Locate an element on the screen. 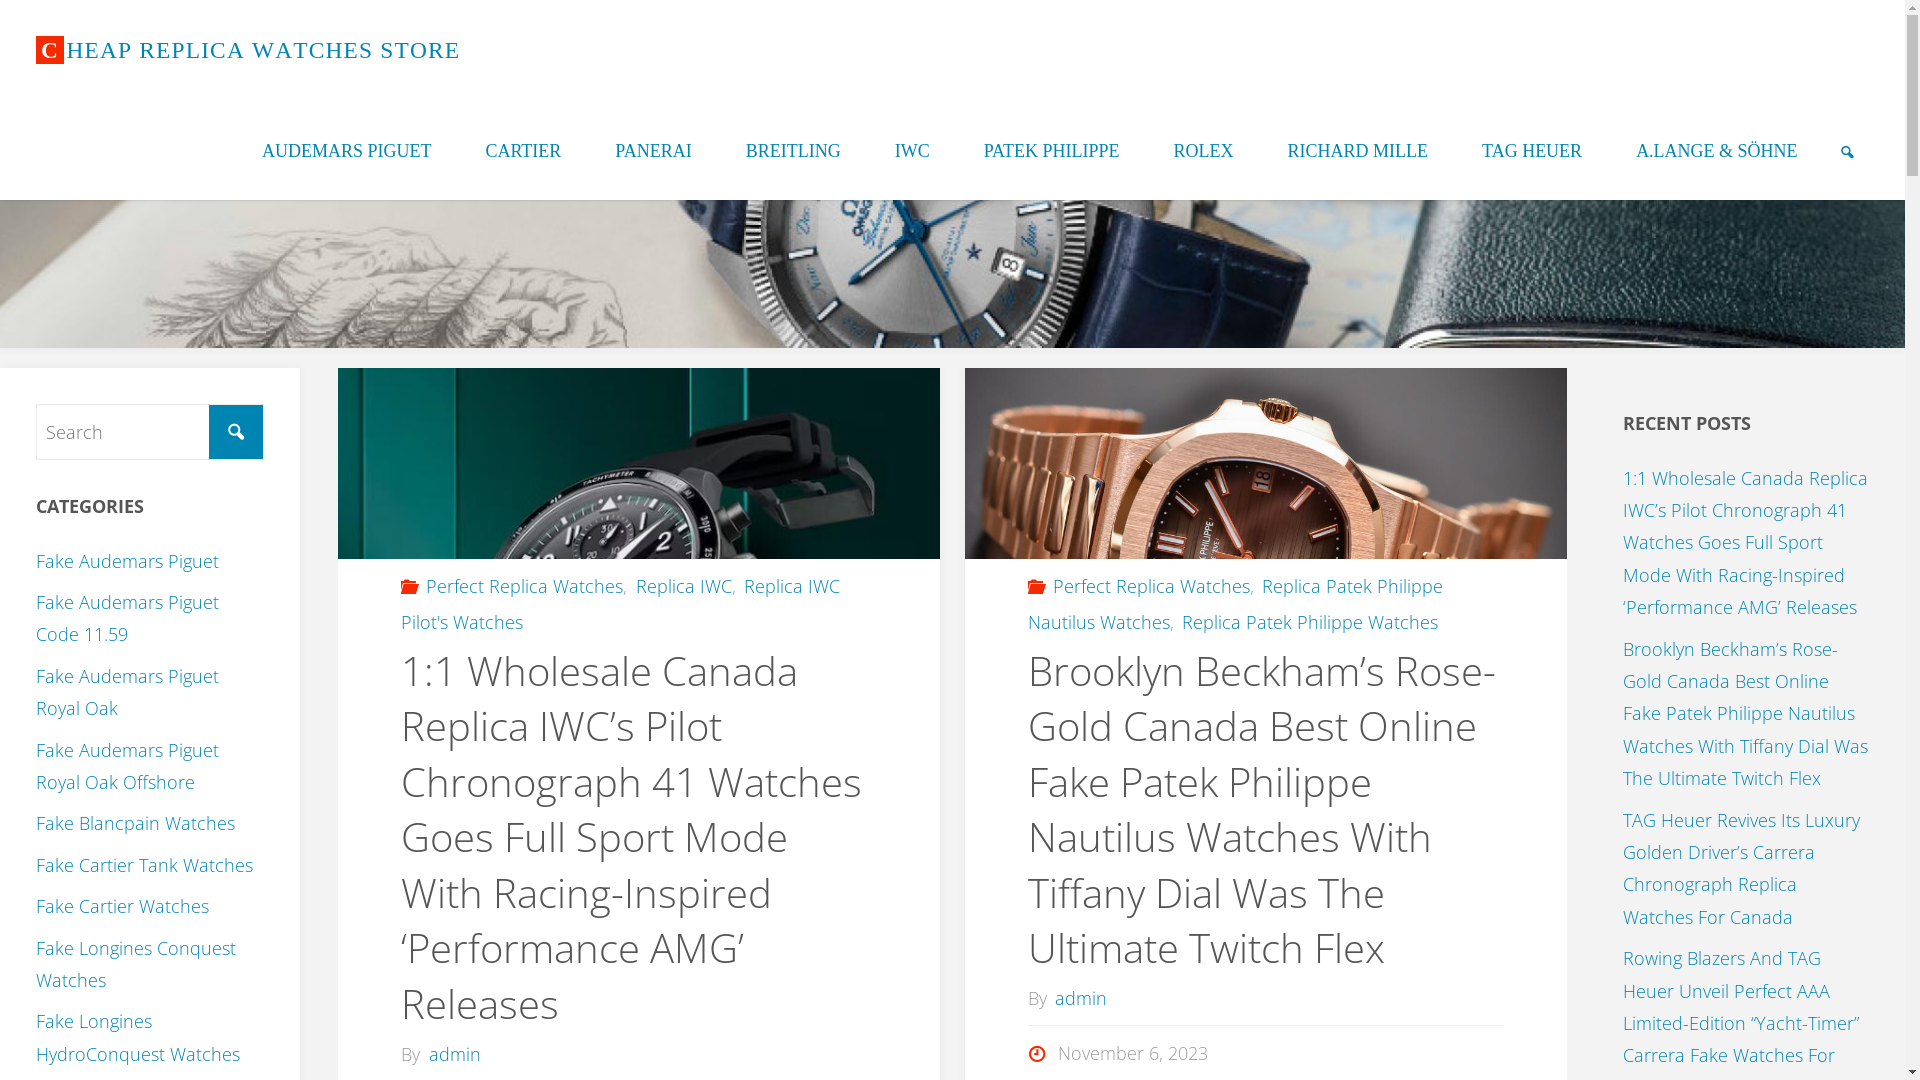 This screenshot has width=1920, height=1080. 'Fake Blancpain Watches' is located at coordinates (35, 822).